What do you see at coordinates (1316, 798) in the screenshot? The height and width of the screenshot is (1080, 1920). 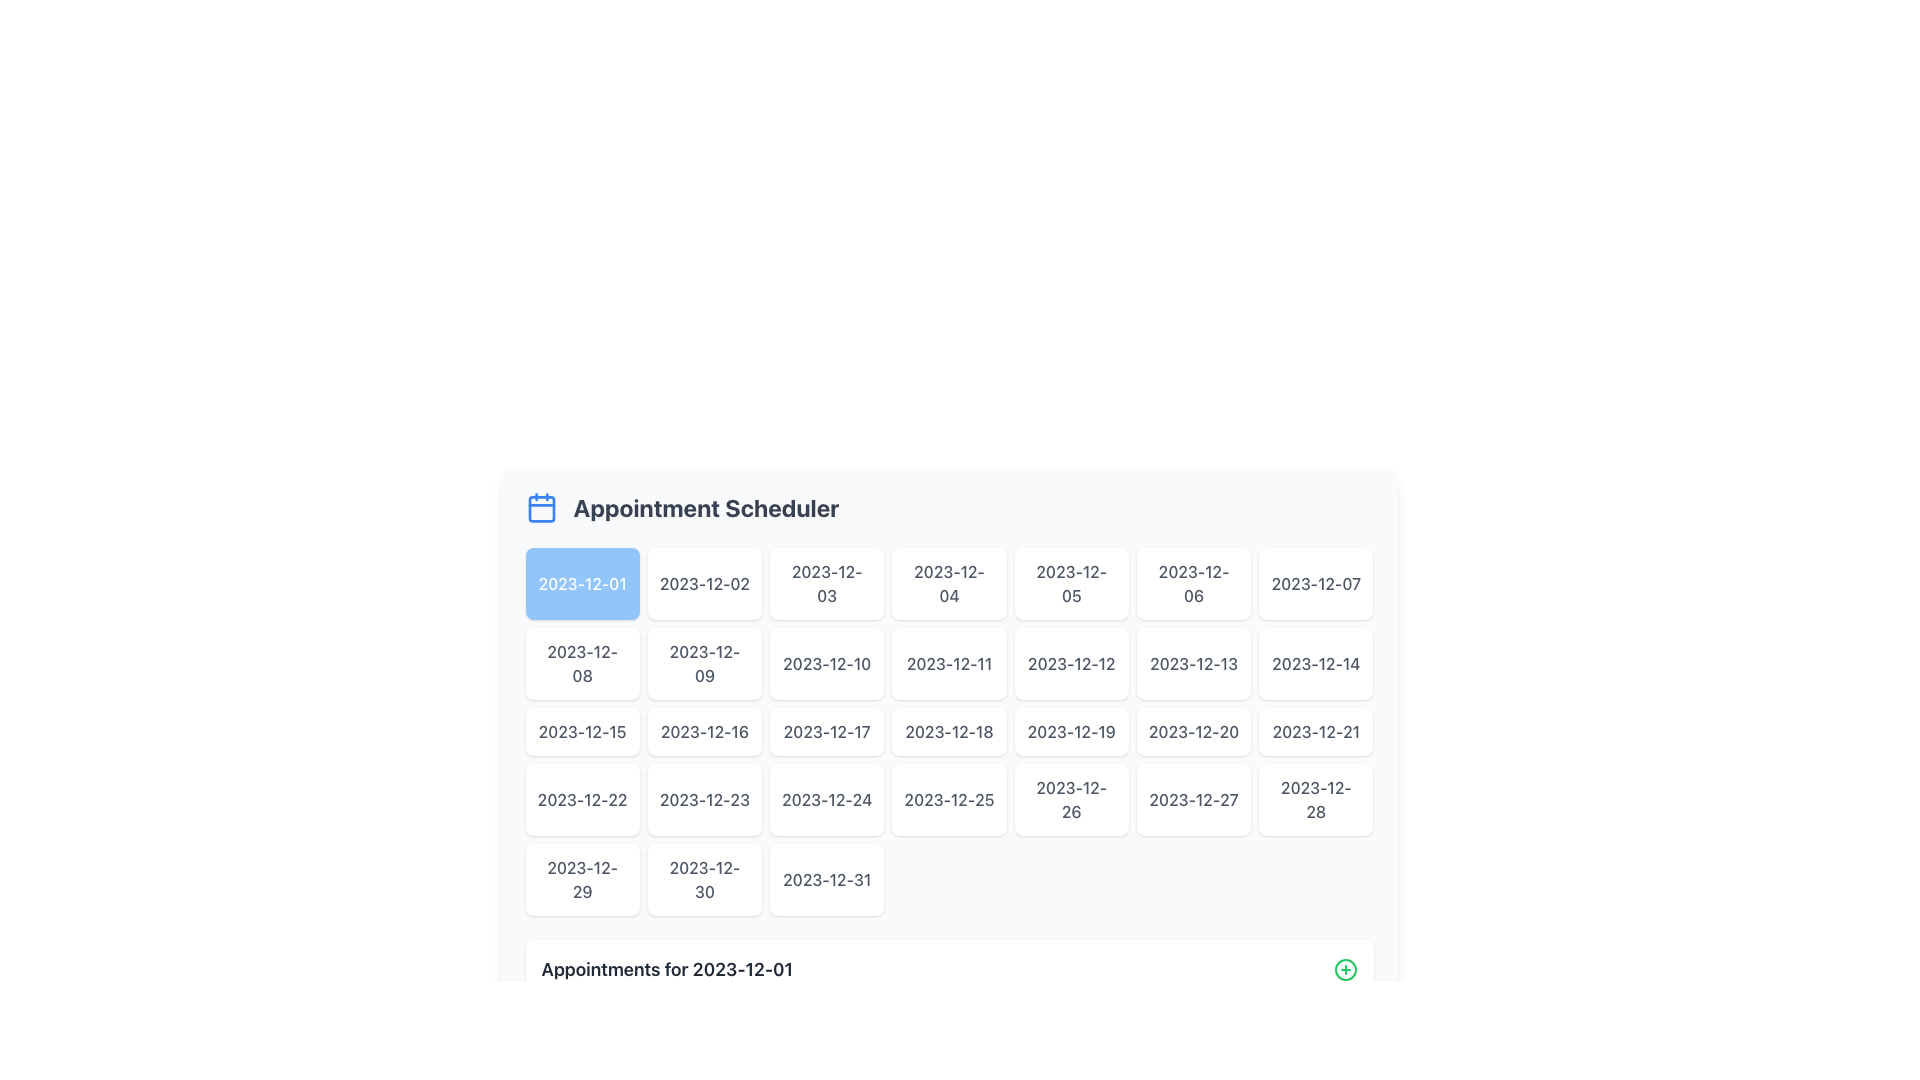 I see `the selectable calendar date button located in the last row and sixth column of the grid` at bounding box center [1316, 798].